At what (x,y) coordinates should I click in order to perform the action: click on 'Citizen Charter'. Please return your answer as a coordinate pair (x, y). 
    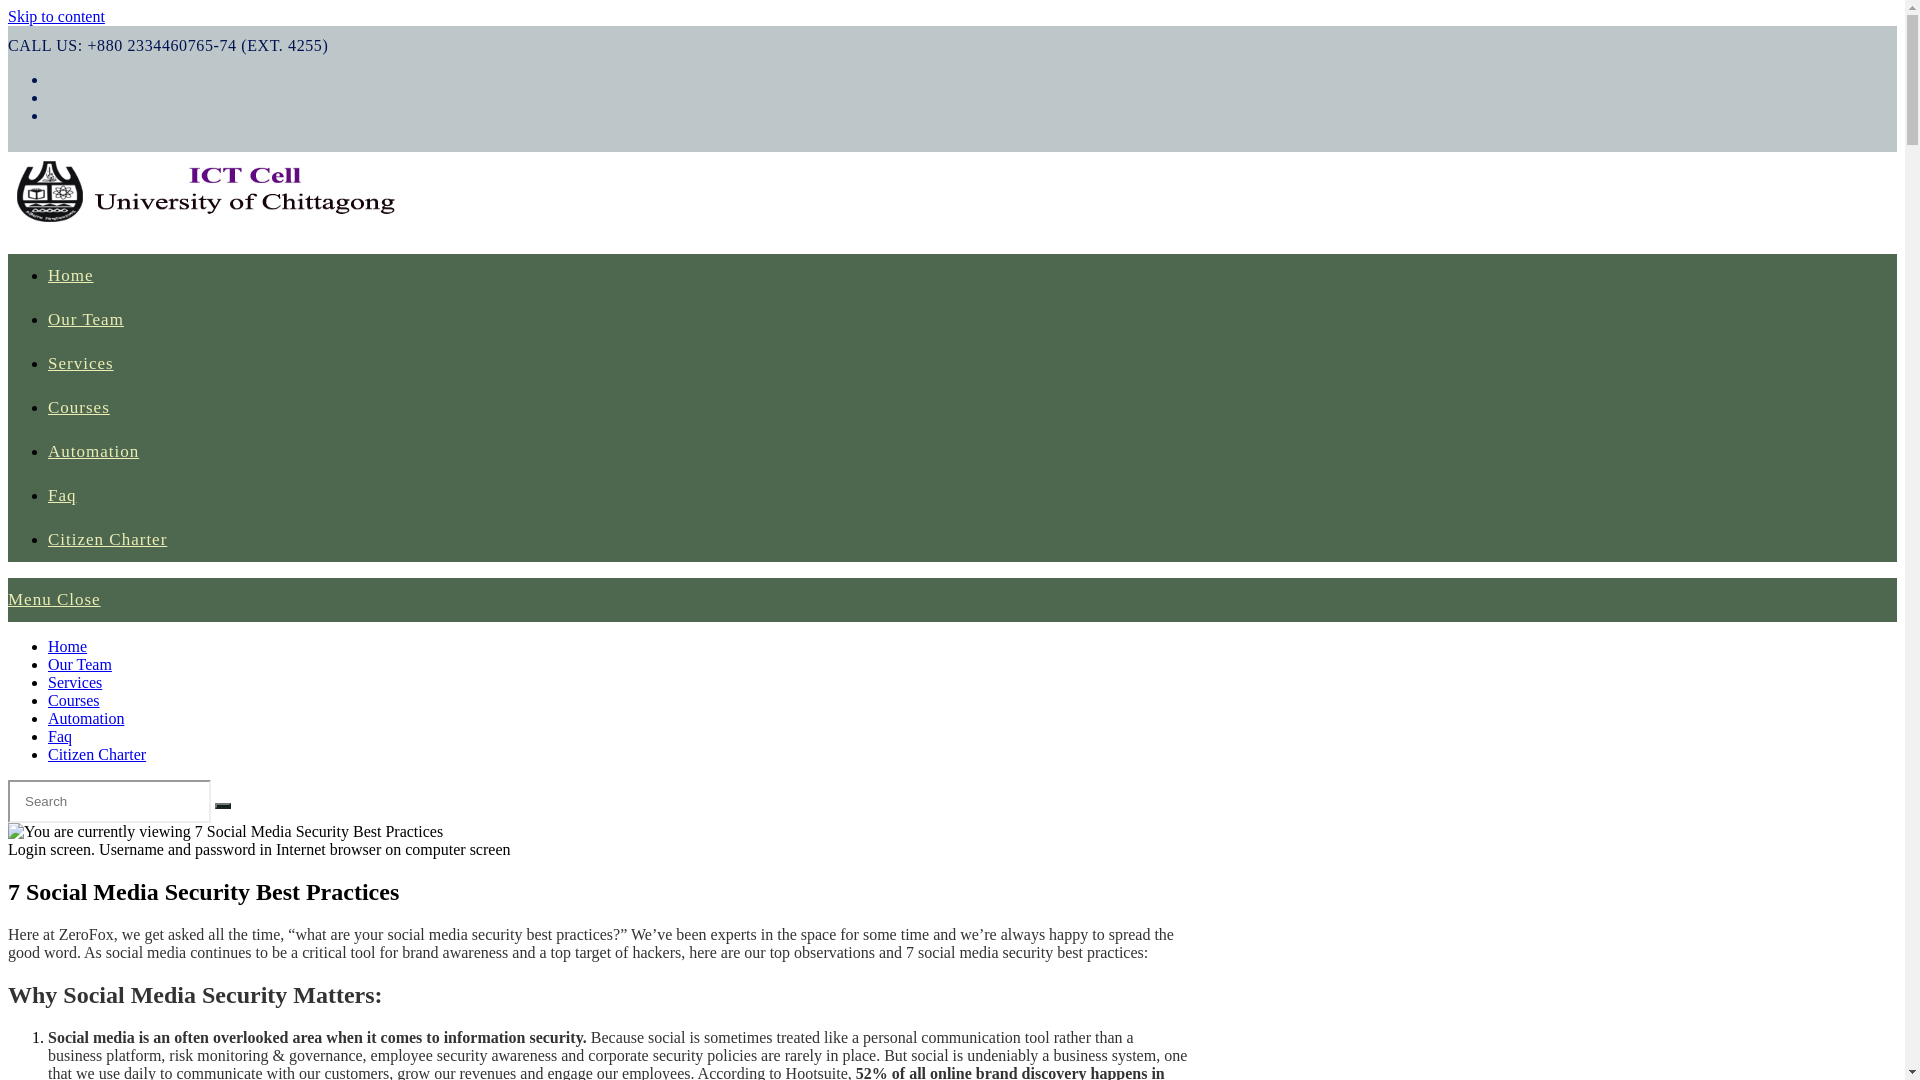
    Looking at the image, I should click on (106, 538).